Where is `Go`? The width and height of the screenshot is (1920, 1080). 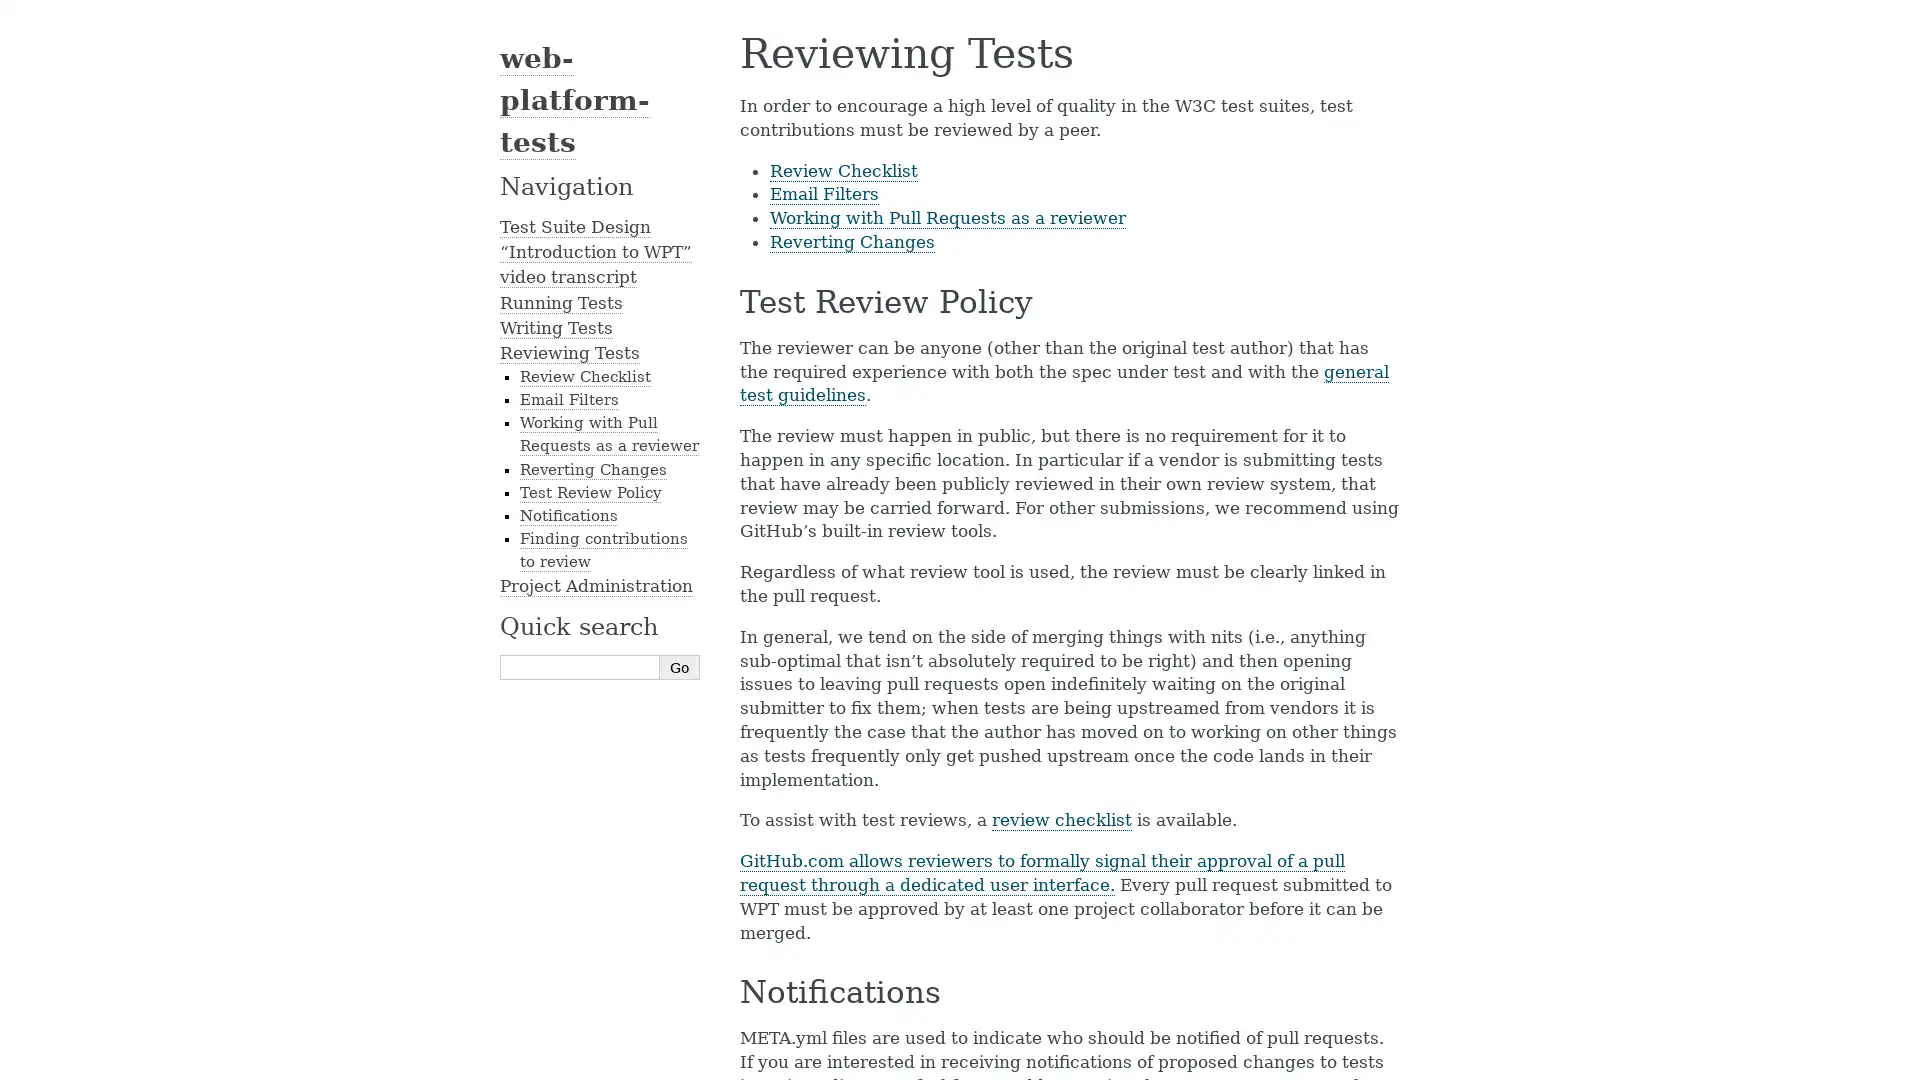
Go is located at coordinates (680, 667).